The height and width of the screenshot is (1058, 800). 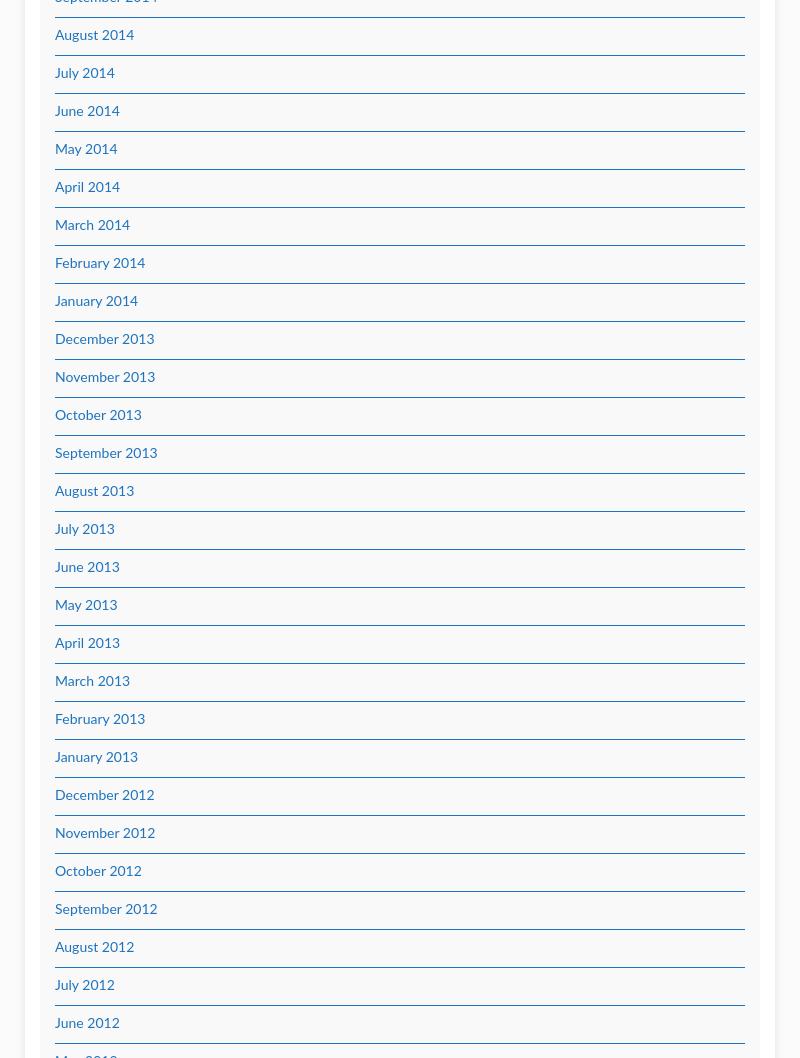 I want to click on 'June 2014', so click(x=86, y=111).